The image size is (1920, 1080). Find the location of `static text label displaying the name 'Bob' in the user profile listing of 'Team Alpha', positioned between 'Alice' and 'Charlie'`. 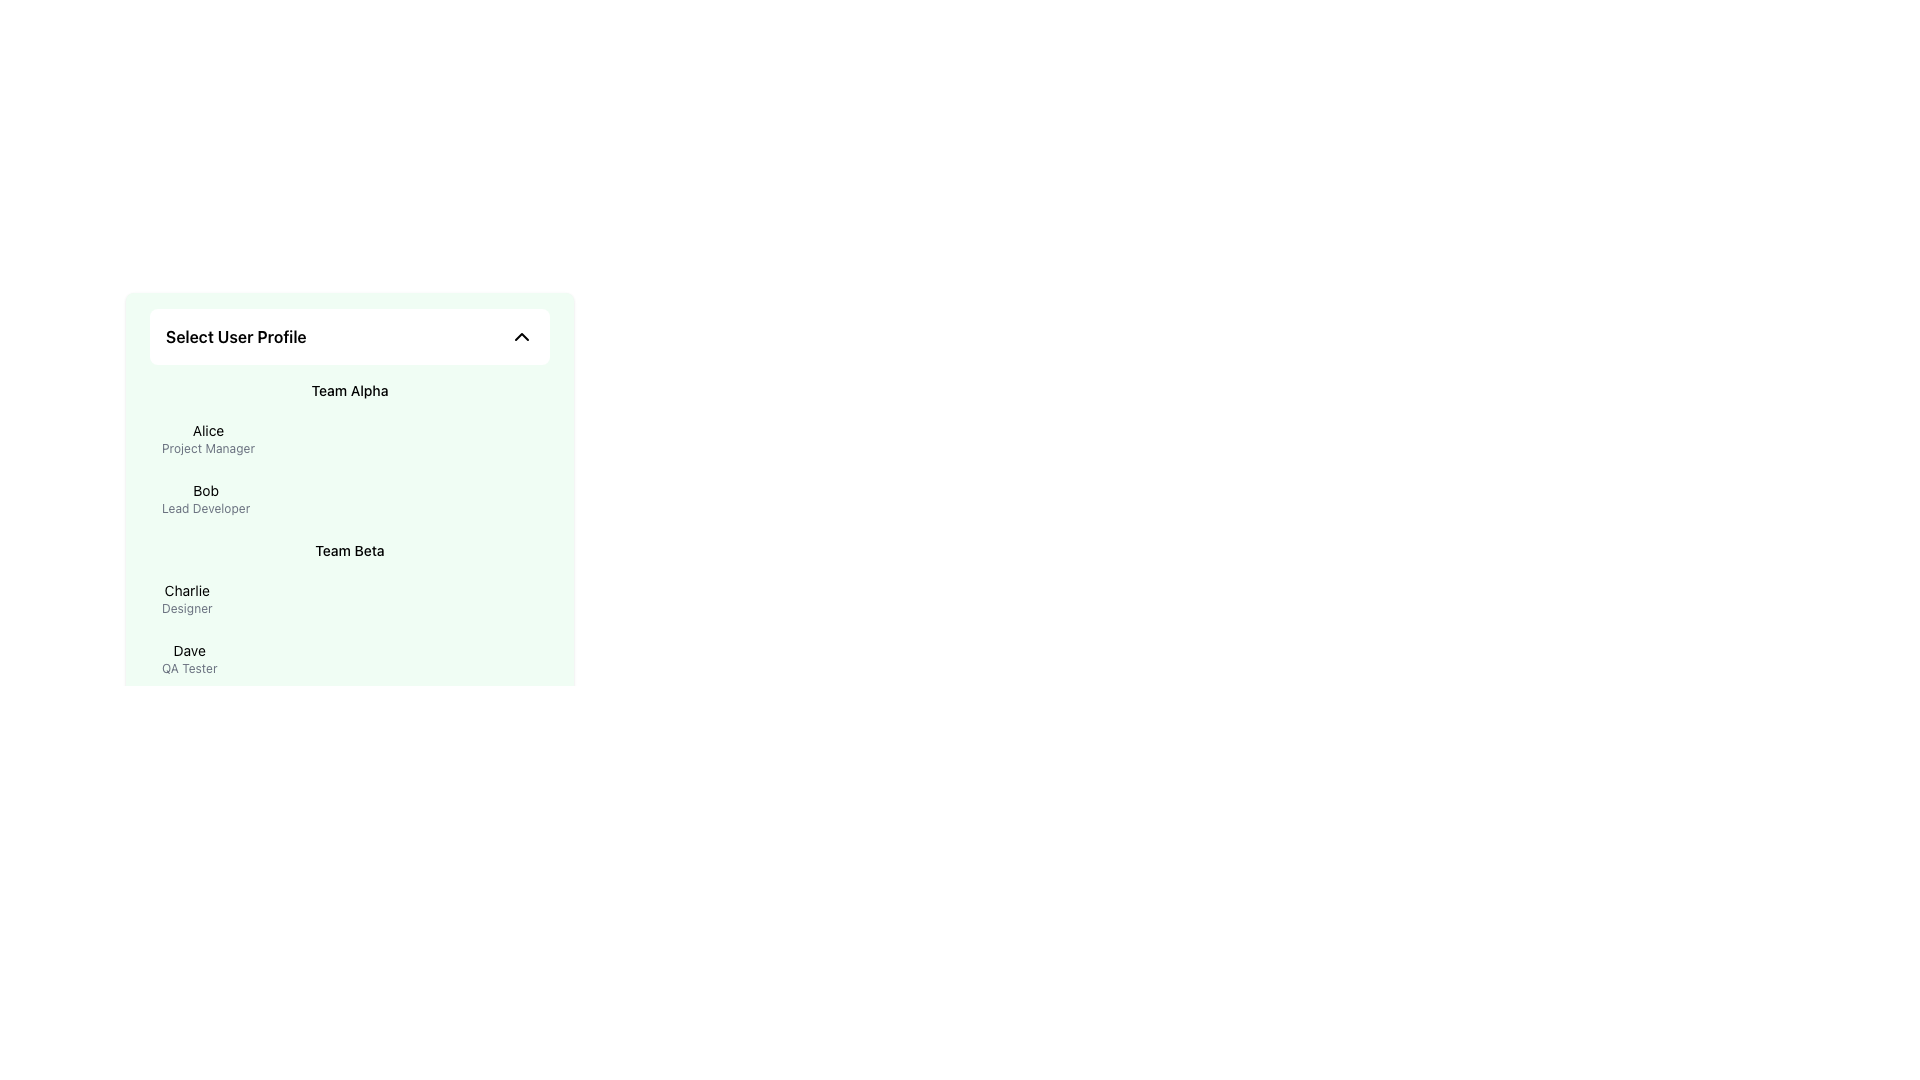

static text label displaying the name 'Bob' in the user profile listing of 'Team Alpha', positioned between 'Alice' and 'Charlie' is located at coordinates (206, 490).